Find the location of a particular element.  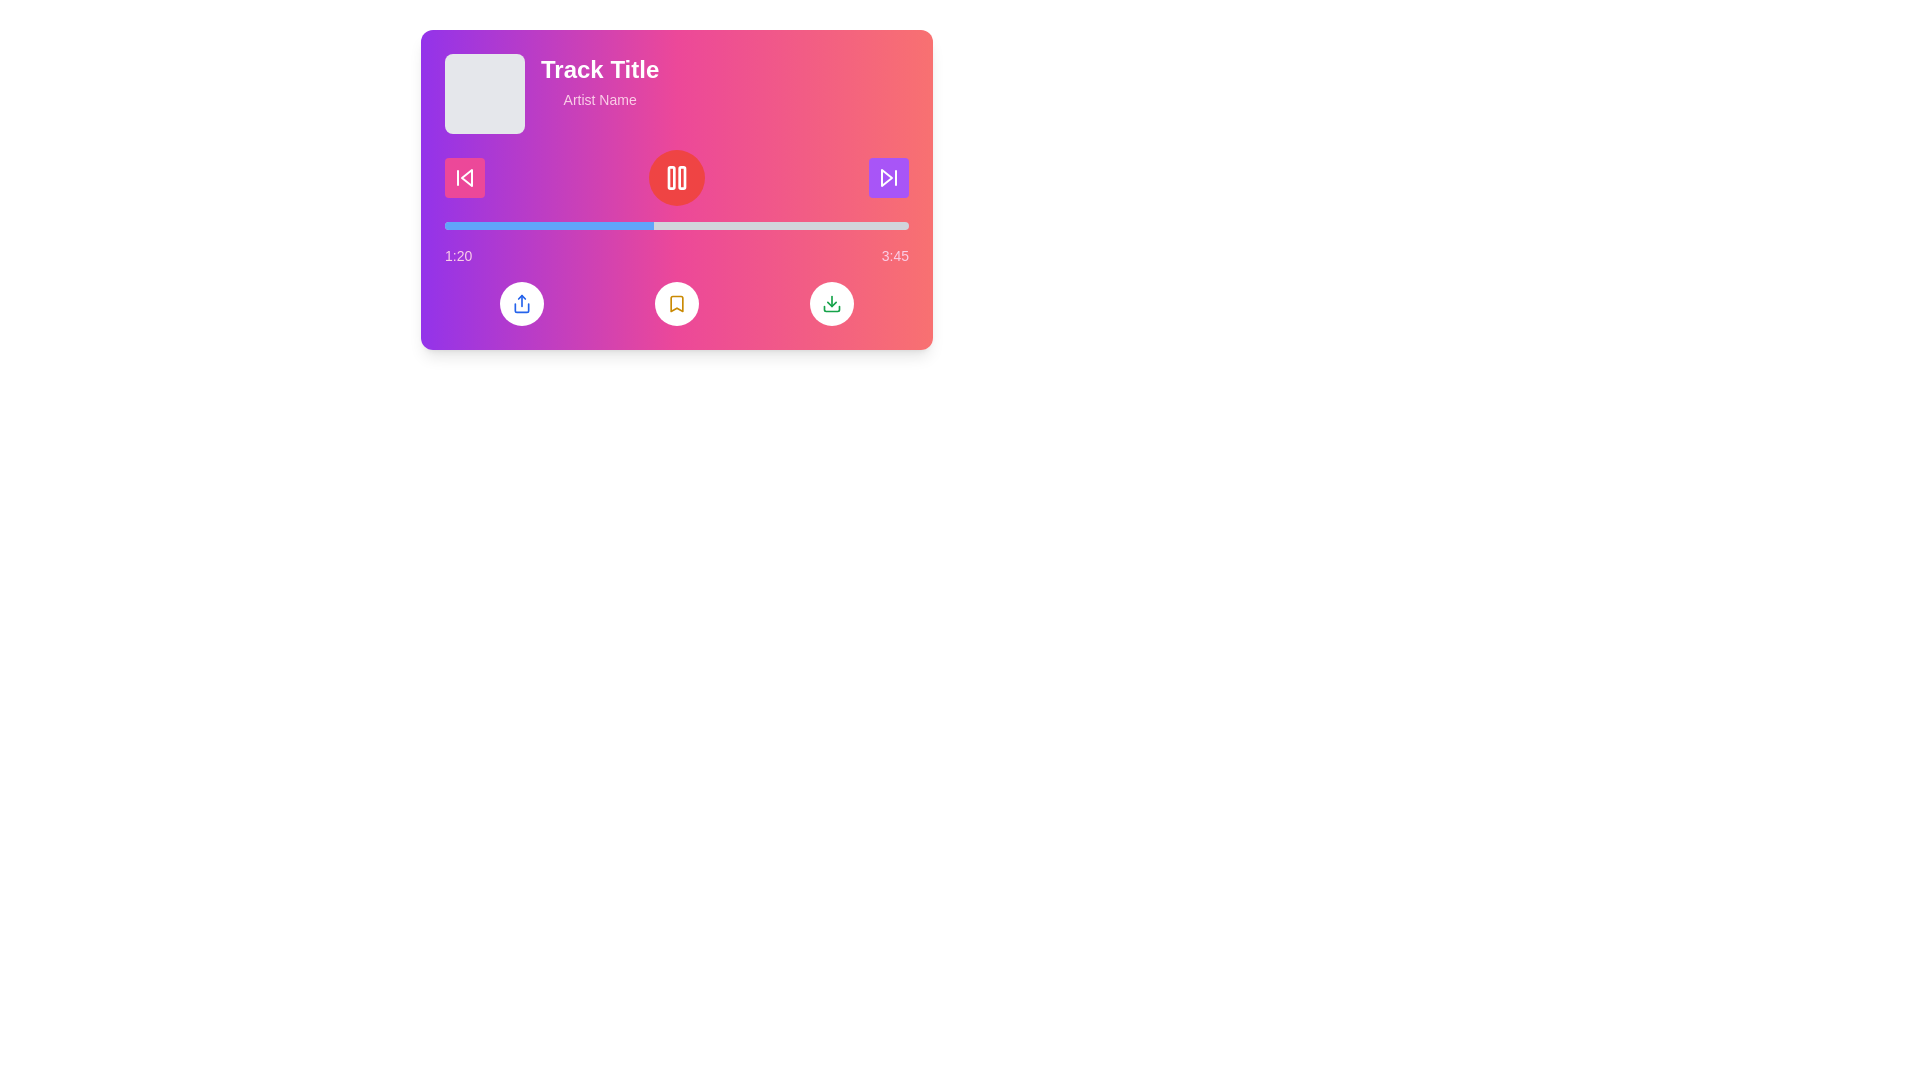

the skip button located near the middle-right side of the media player interface to skip to the next track is located at coordinates (887, 176).